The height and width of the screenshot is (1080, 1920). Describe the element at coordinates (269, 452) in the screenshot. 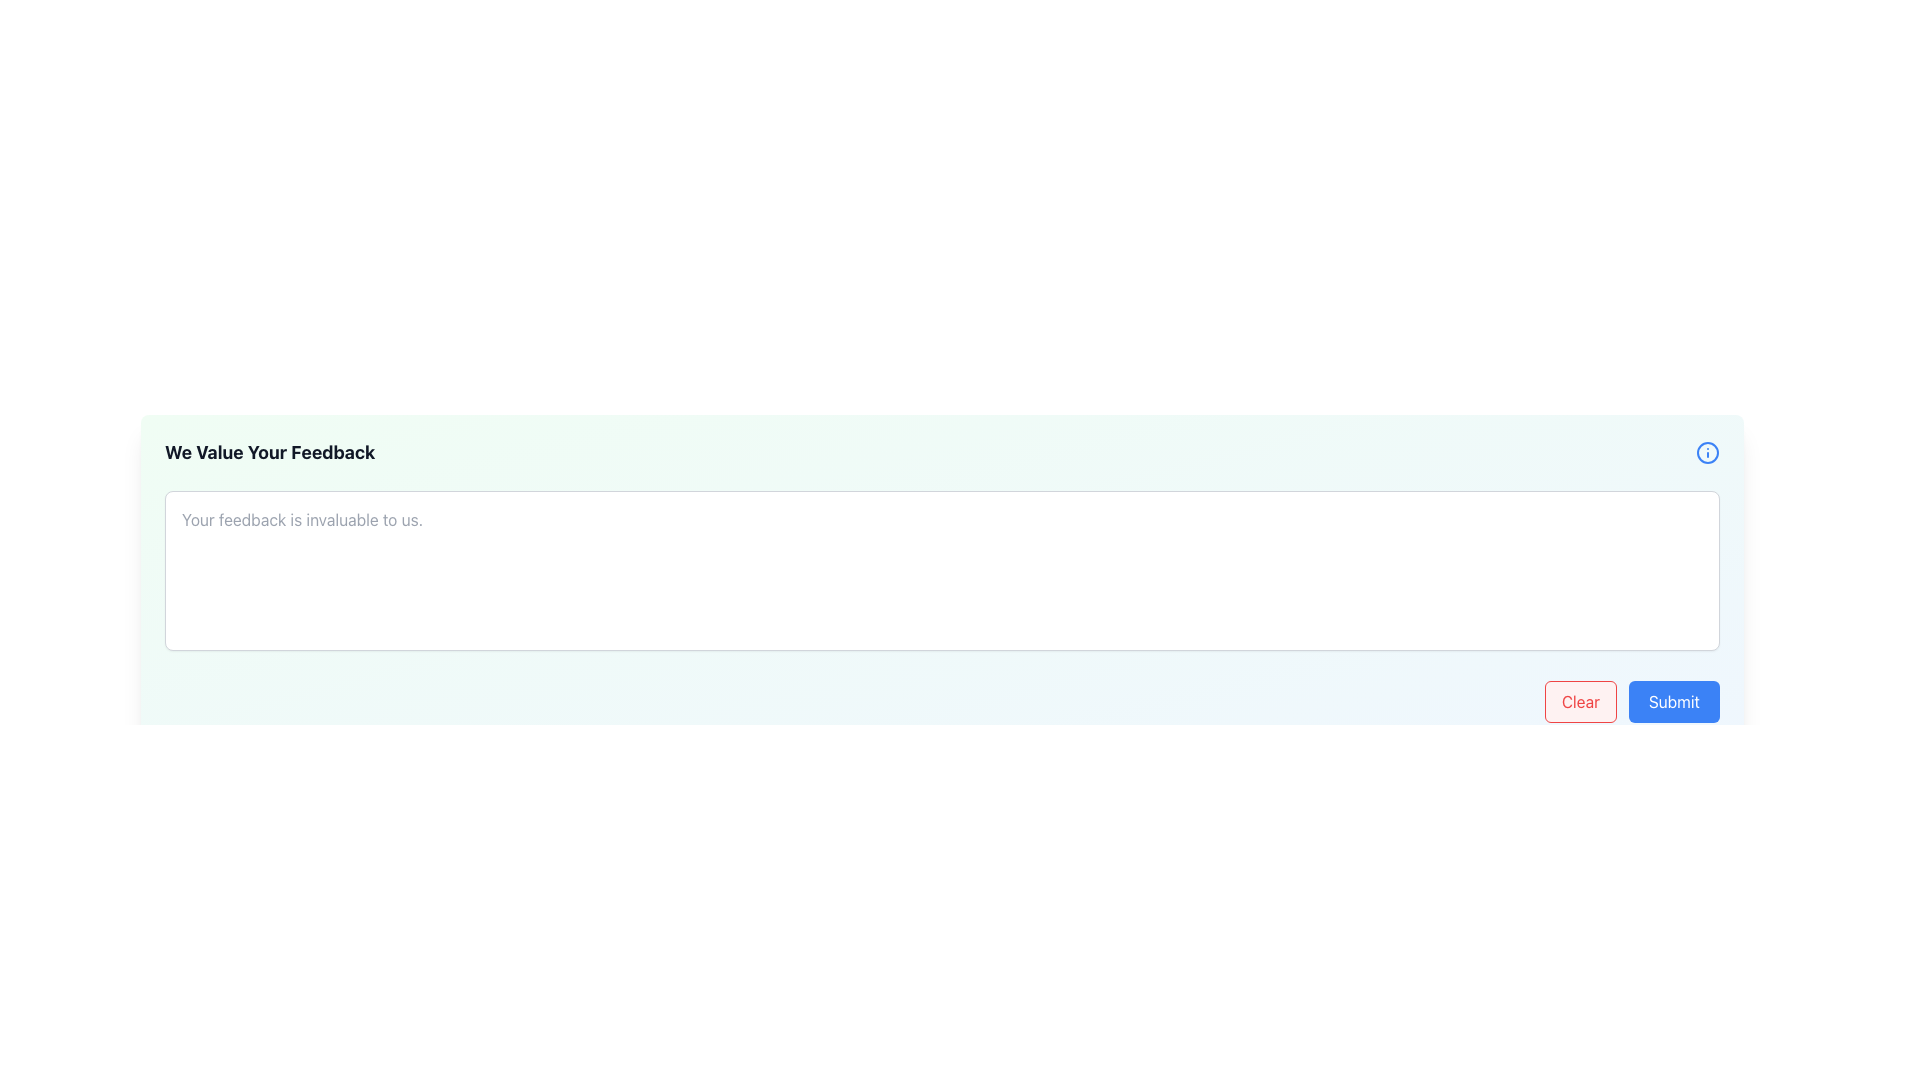

I see `text displayed as 'We Value Your Feedback' located at the top-left part of the feedback form interface` at that location.